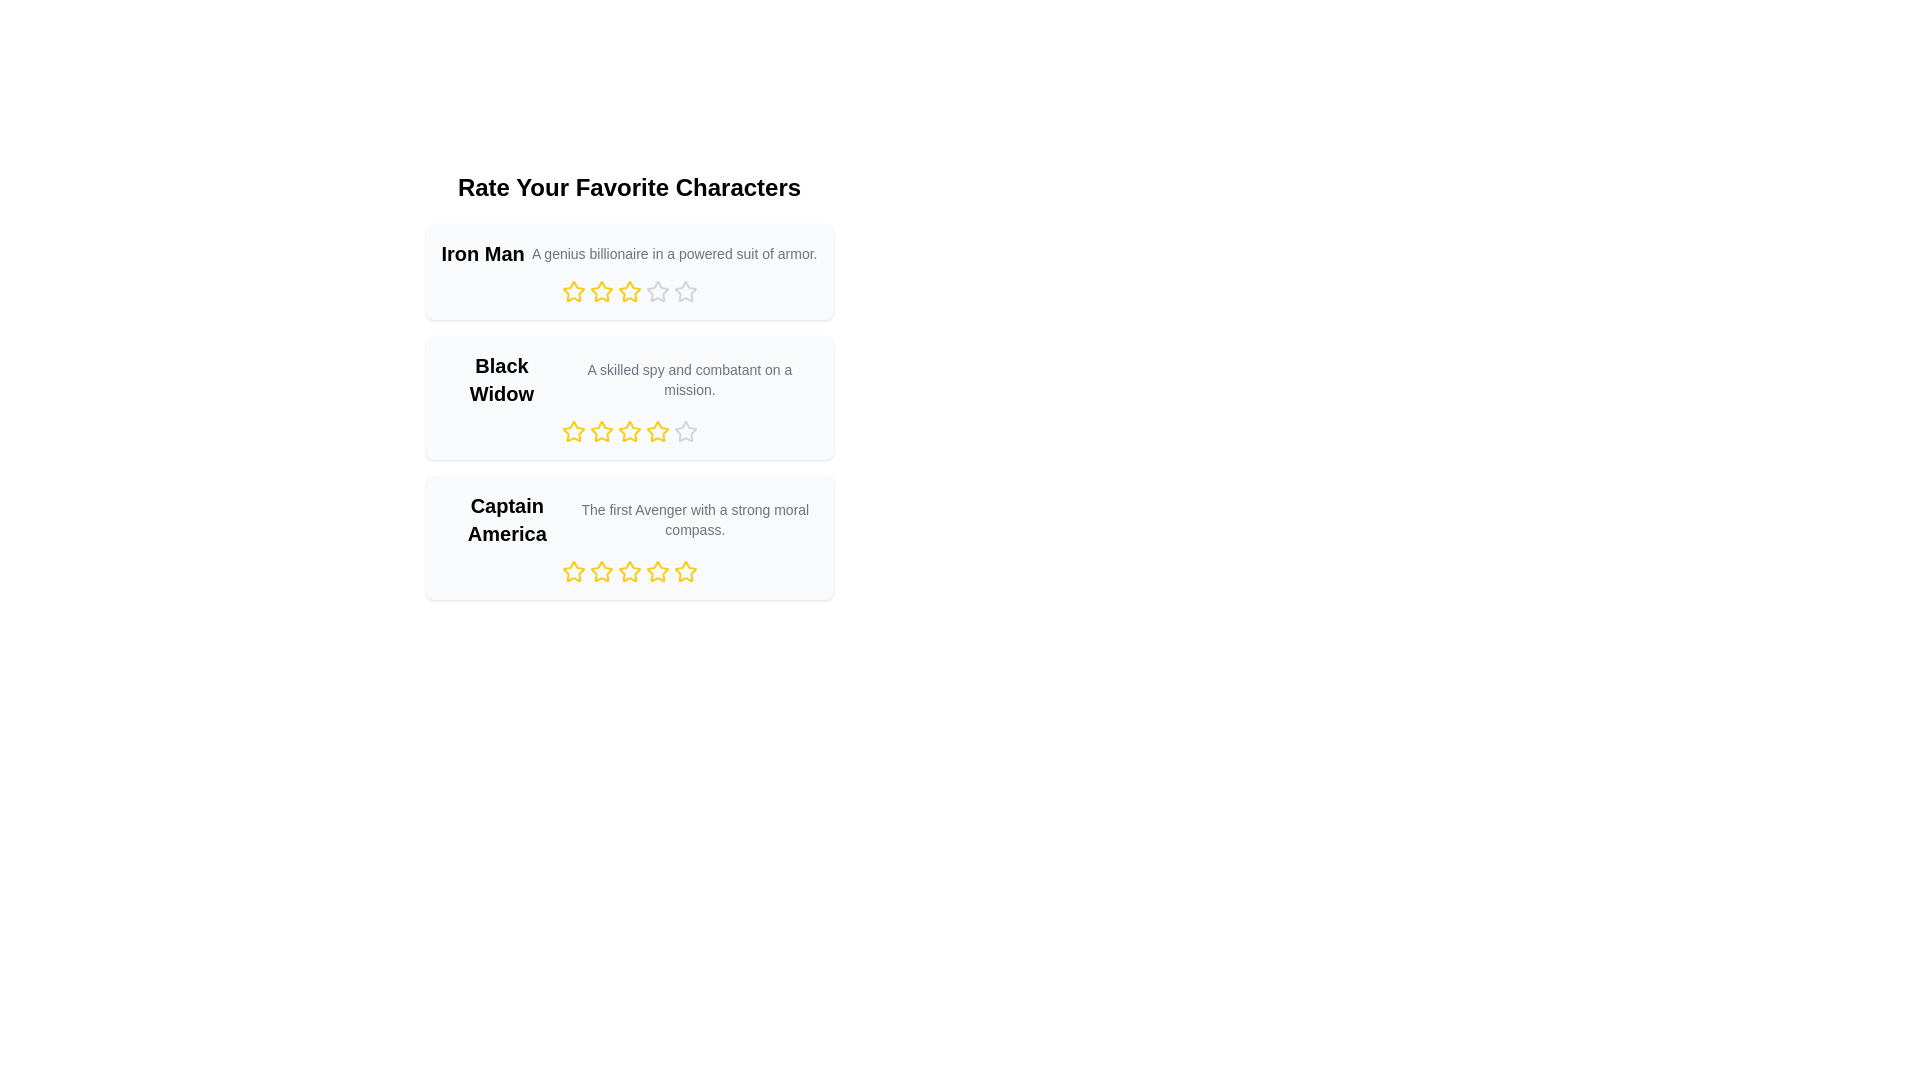  What do you see at coordinates (572, 431) in the screenshot?
I see `the yellow star icon in the second row under the 'Black Widow' section` at bounding box center [572, 431].